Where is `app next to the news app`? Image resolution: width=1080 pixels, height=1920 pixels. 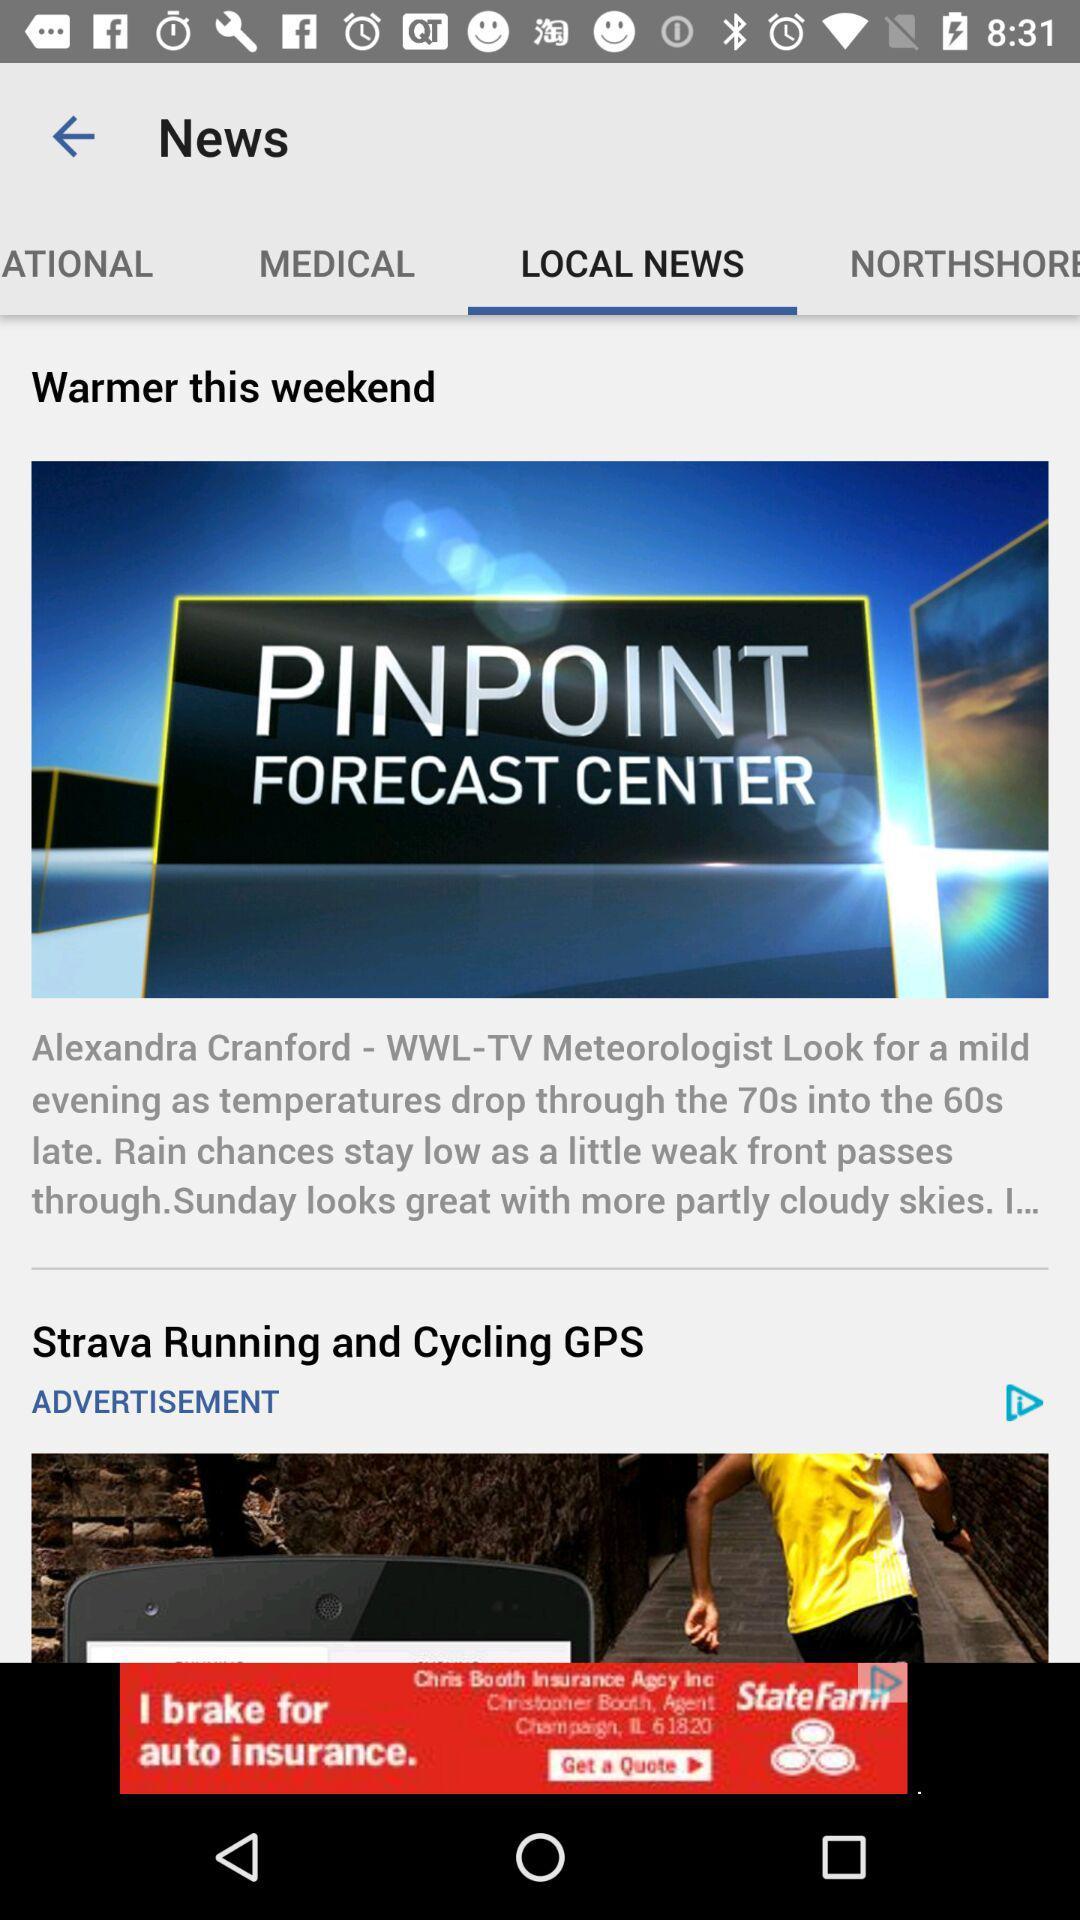 app next to the news app is located at coordinates (72, 135).